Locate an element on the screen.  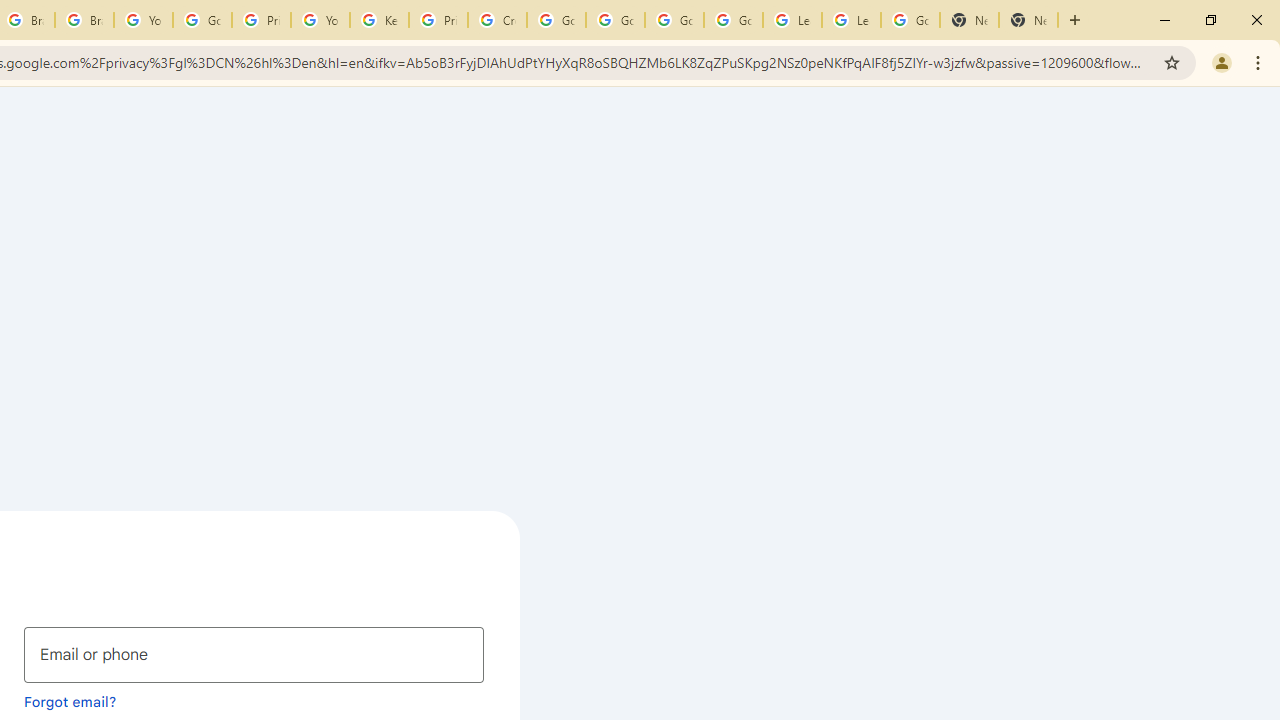
'New Tab' is located at coordinates (969, 20).